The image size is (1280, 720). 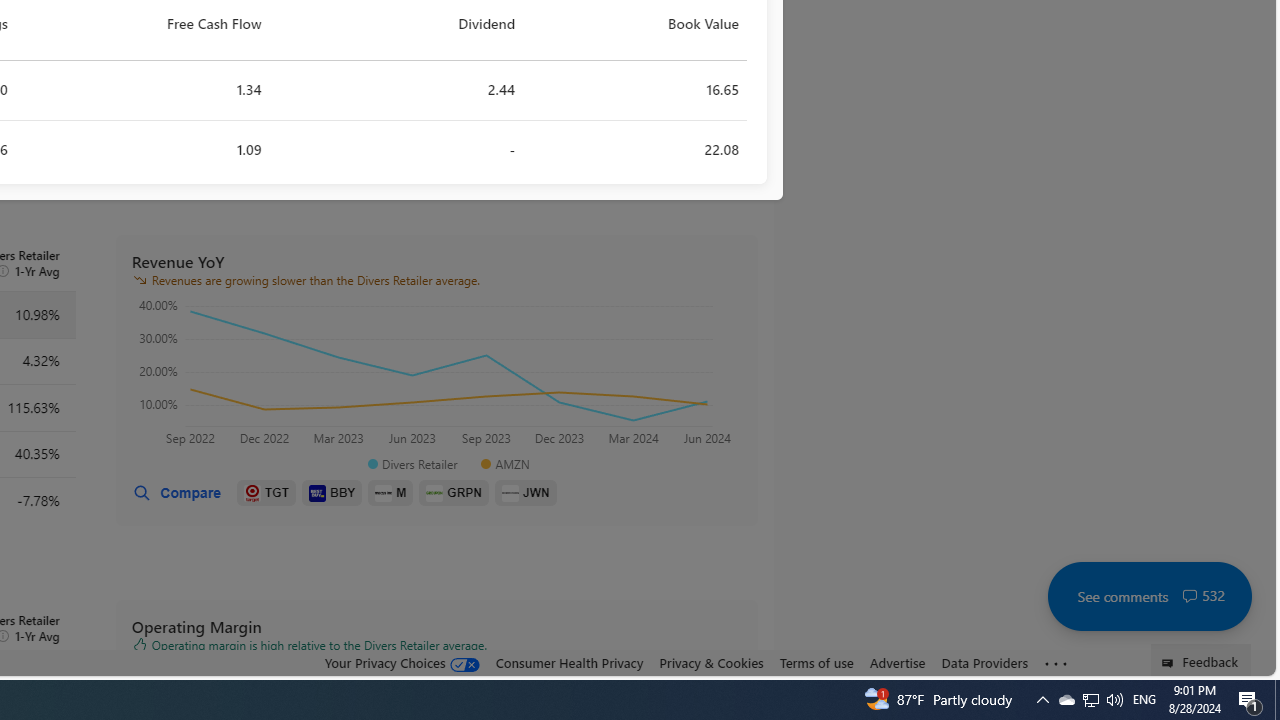 What do you see at coordinates (1171, 663) in the screenshot?
I see `'Class: feedback_link_icon-DS-EntryPoint1-1'` at bounding box center [1171, 663].